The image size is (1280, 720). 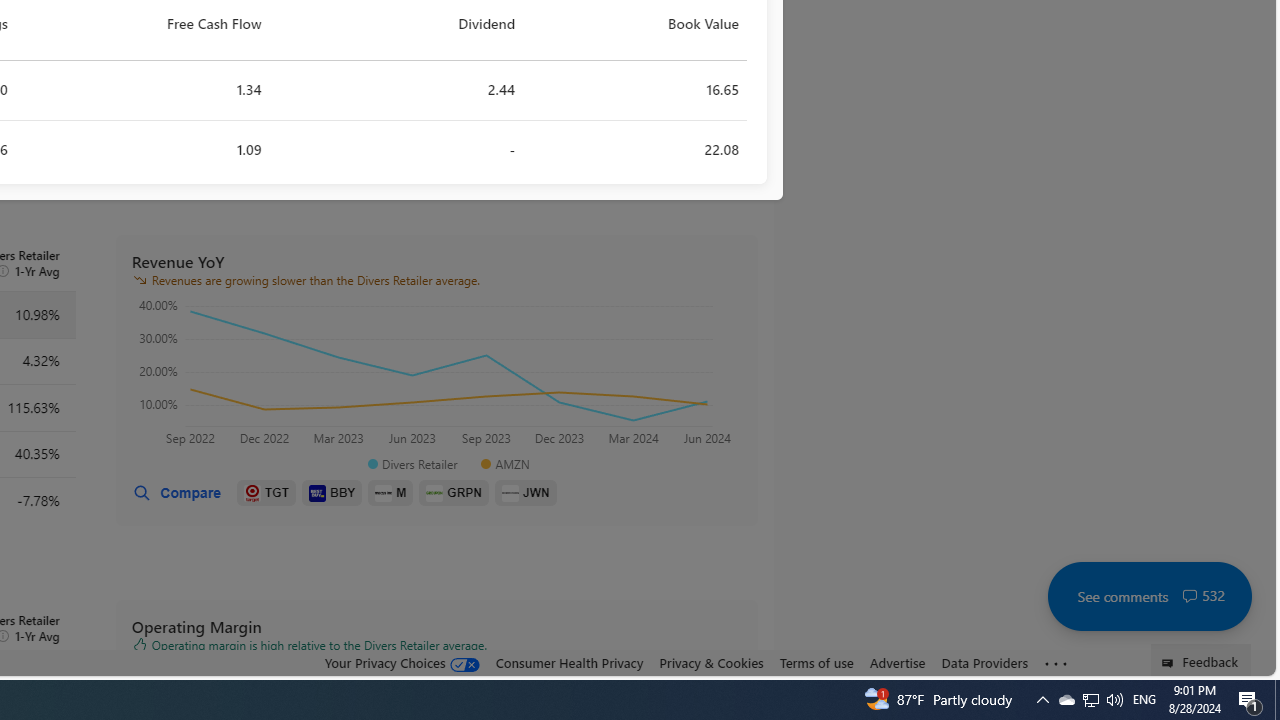 What do you see at coordinates (1171, 663) in the screenshot?
I see `'Class: feedback_link_icon-DS-EntryPoint1-1'` at bounding box center [1171, 663].